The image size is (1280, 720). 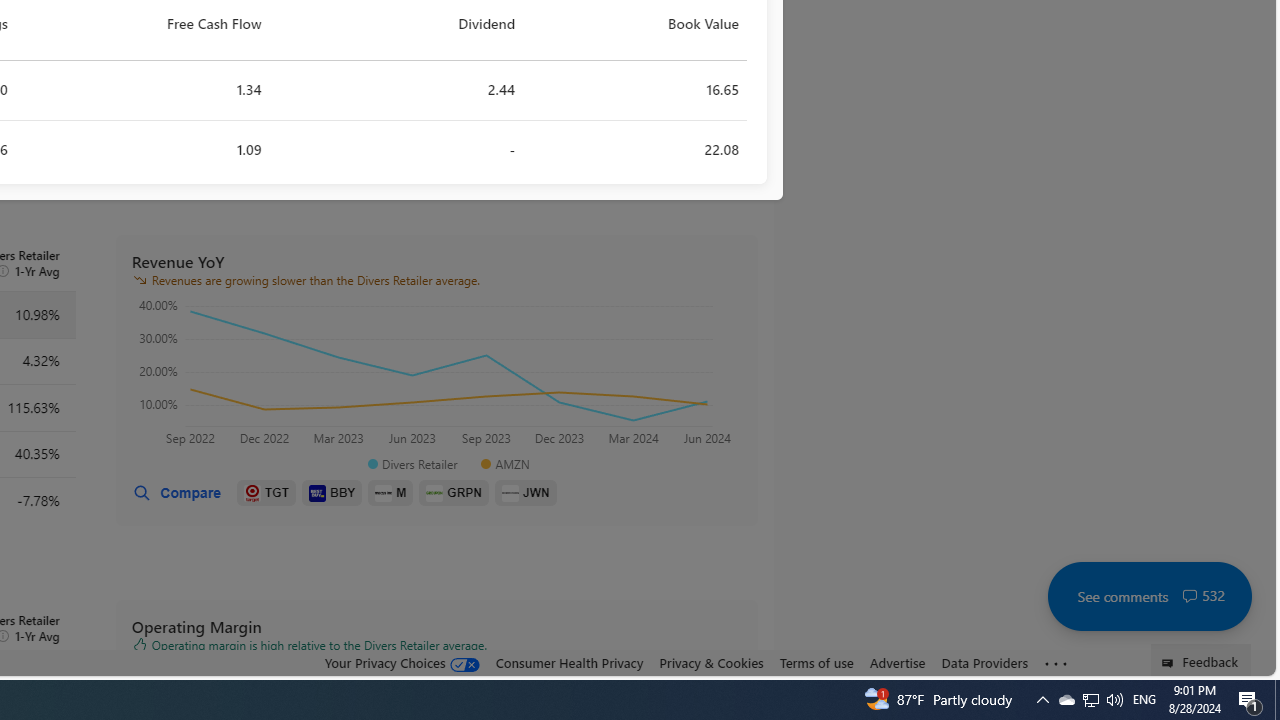 What do you see at coordinates (1171, 663) in the screenshot?
I see `'Class: feedback_link_icon-DS-EntryPoint1-1'` at bounding box center [1171, 663].